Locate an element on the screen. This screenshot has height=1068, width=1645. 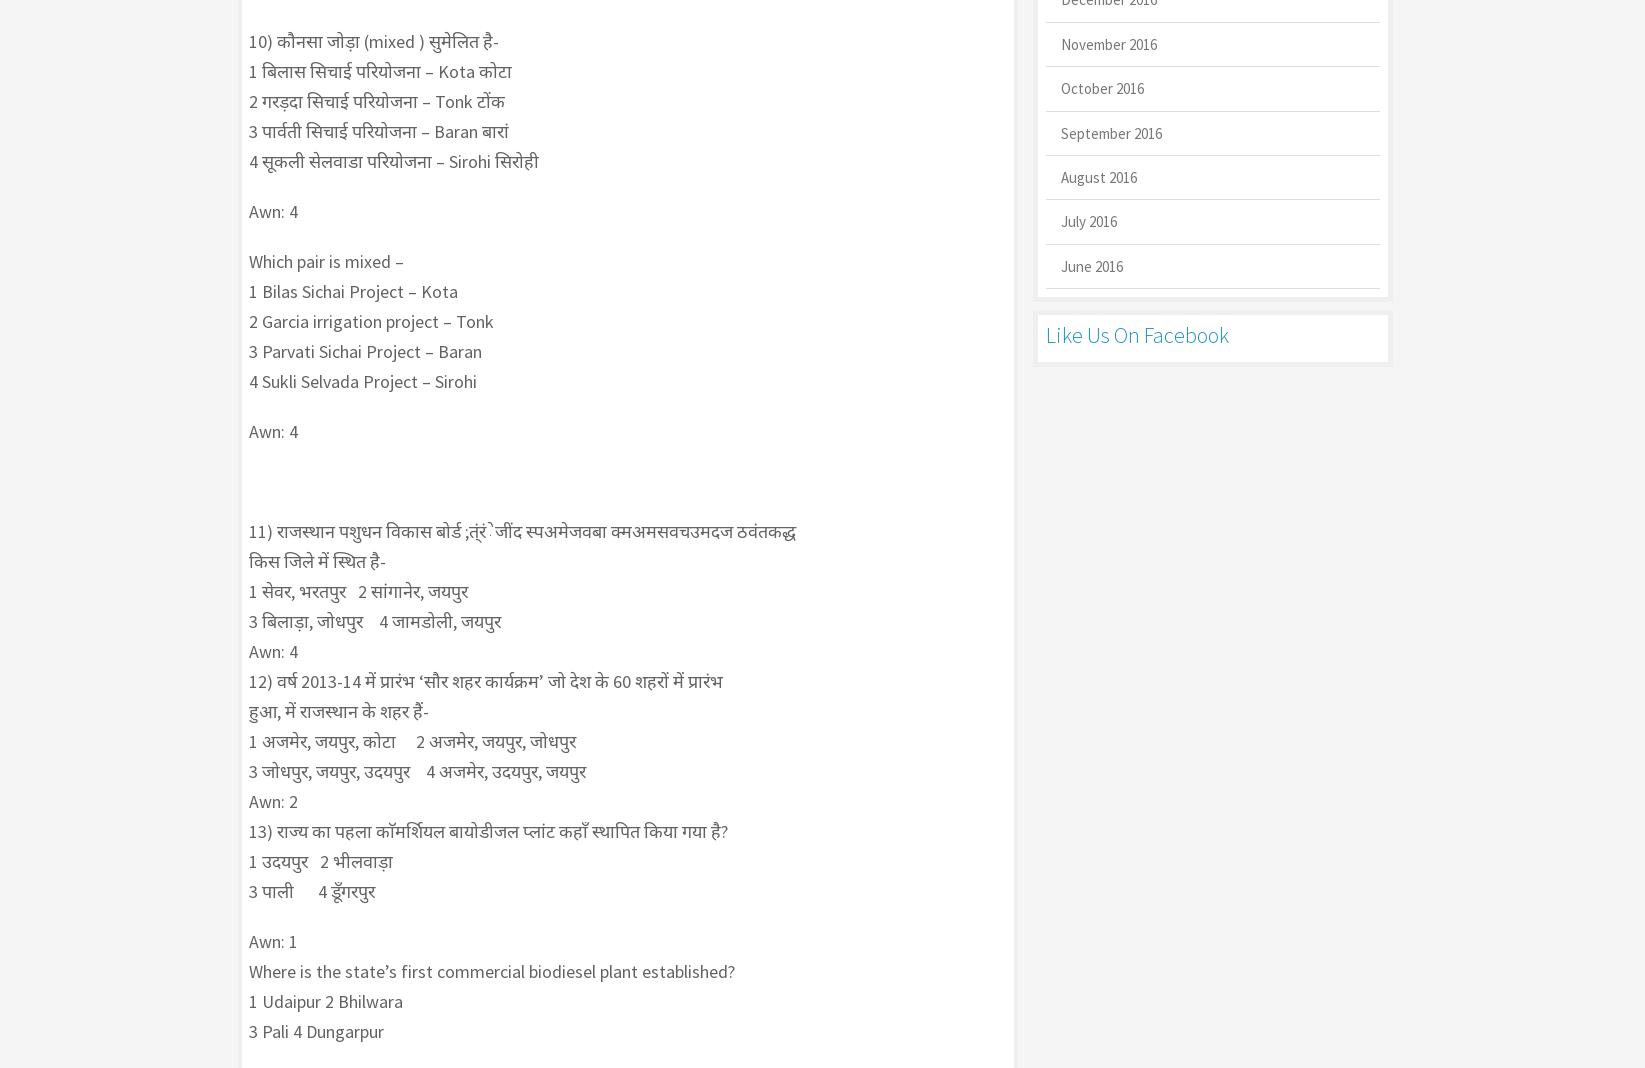
'1 अजमेर, जयपुर, कोटा     2 अजमेर, जयपुर, जोधपुर' is located at coordinates (410, 741).